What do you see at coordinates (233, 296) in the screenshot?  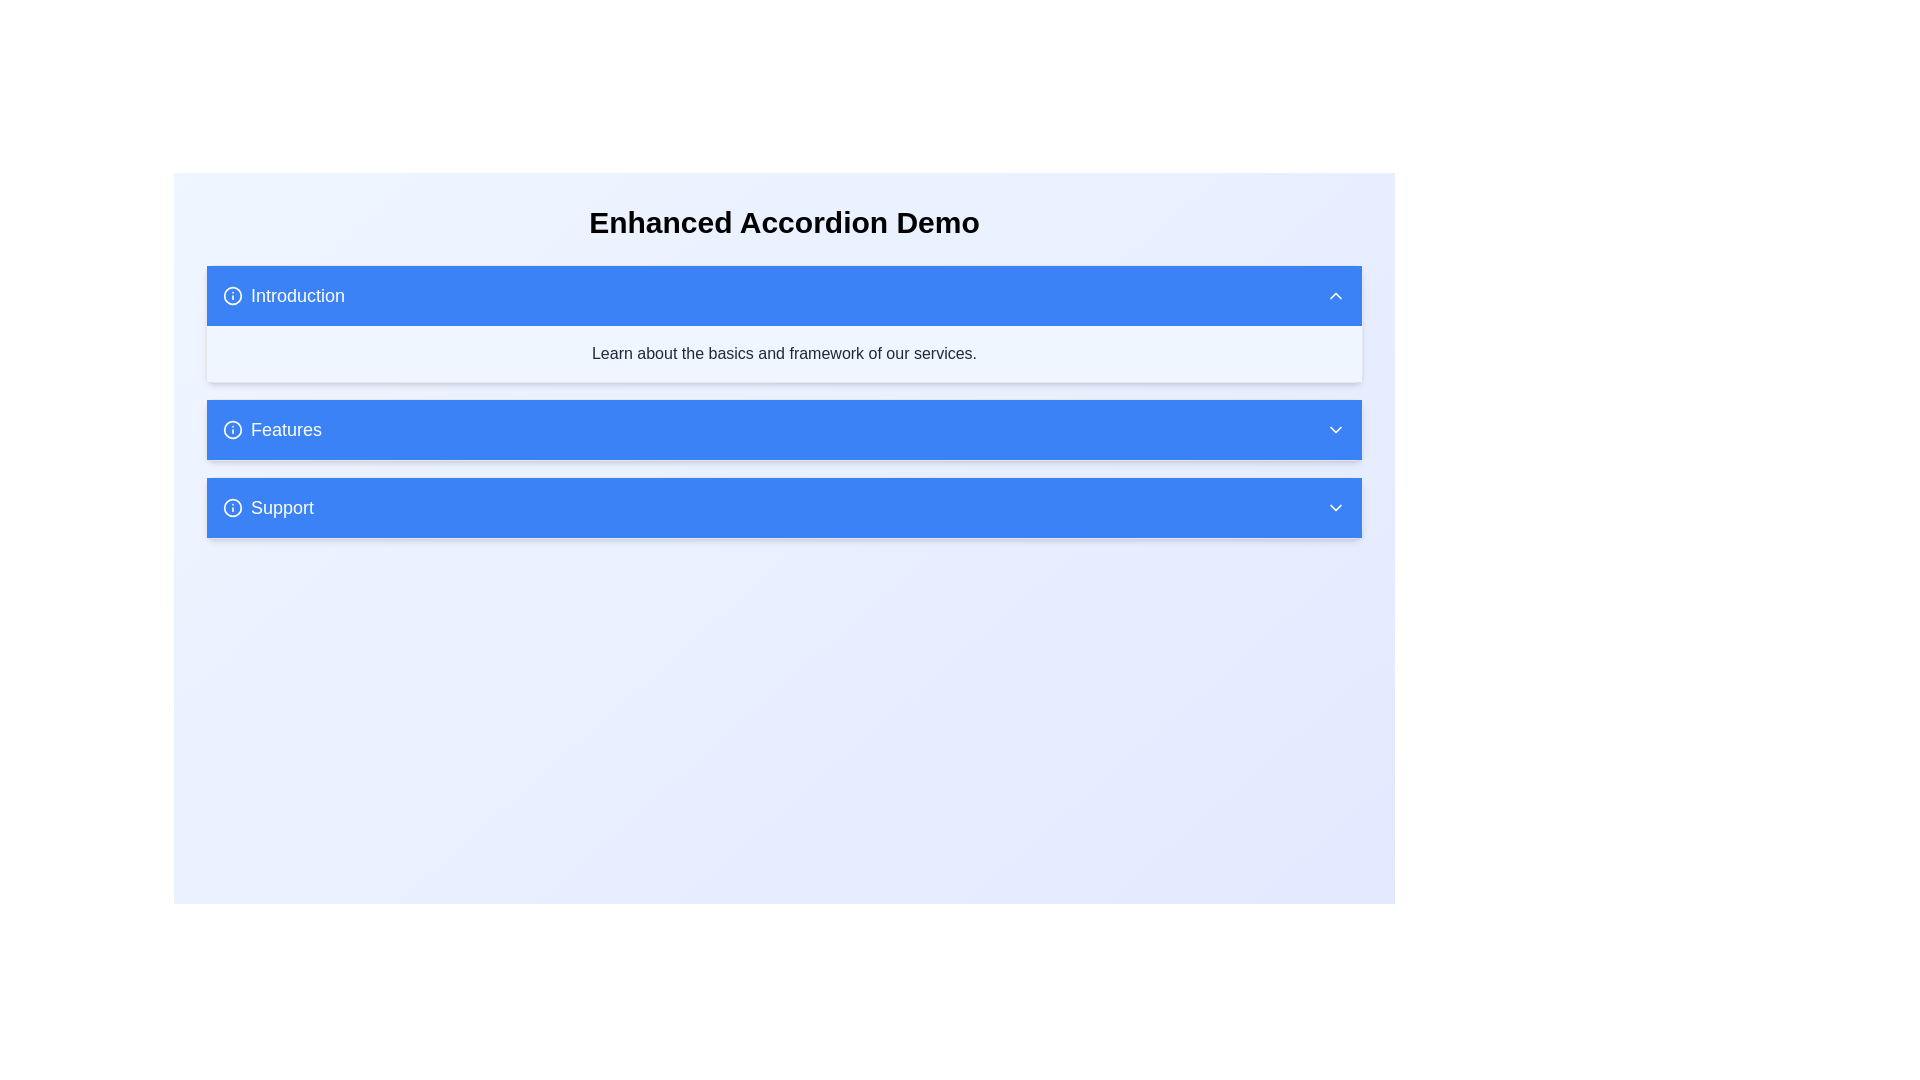 I see `the SVG Circle that is part of the information icon located to the left of the 'Introduction' text in the accordion interface` at bounding box center [233, 296].